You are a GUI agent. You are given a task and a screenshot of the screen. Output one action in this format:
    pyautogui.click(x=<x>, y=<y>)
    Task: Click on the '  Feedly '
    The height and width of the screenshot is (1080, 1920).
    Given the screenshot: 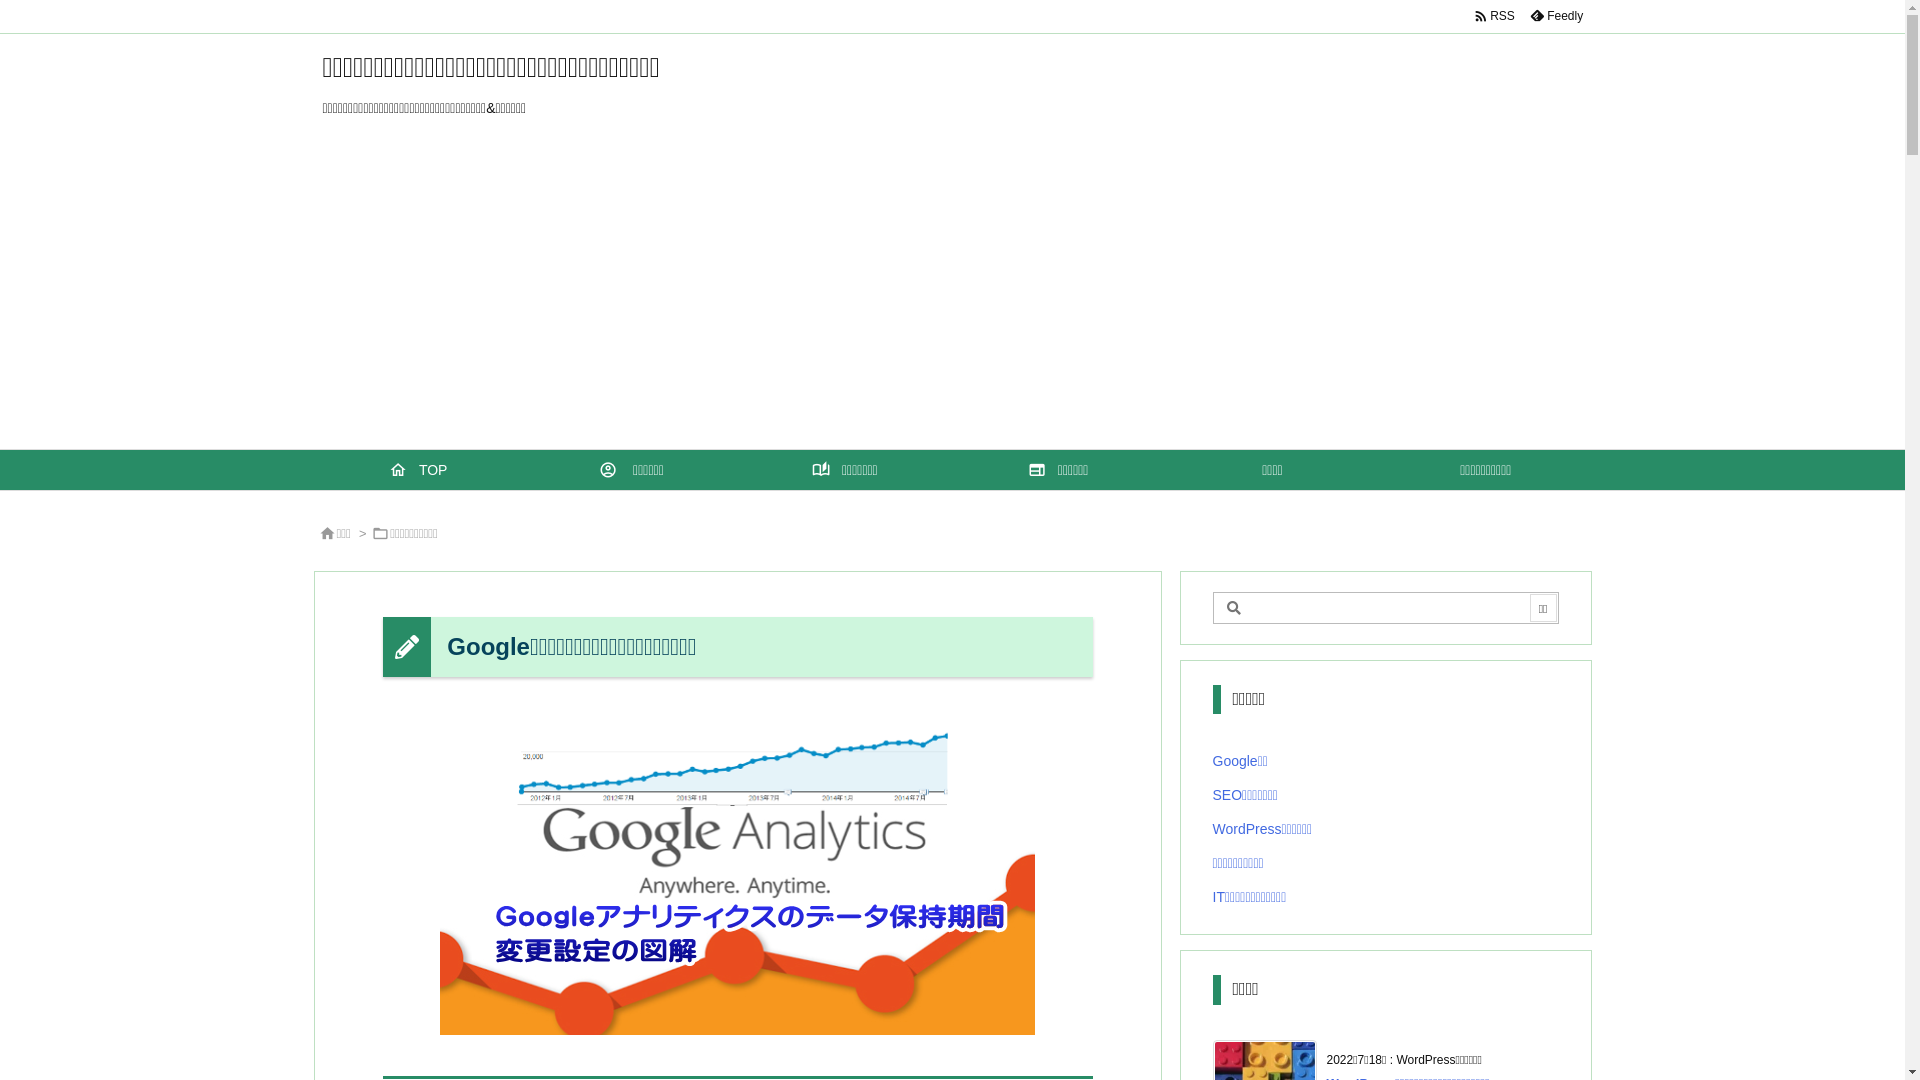 What is the action you would take?
    pyautogui.click(x=1554, y=15)
    